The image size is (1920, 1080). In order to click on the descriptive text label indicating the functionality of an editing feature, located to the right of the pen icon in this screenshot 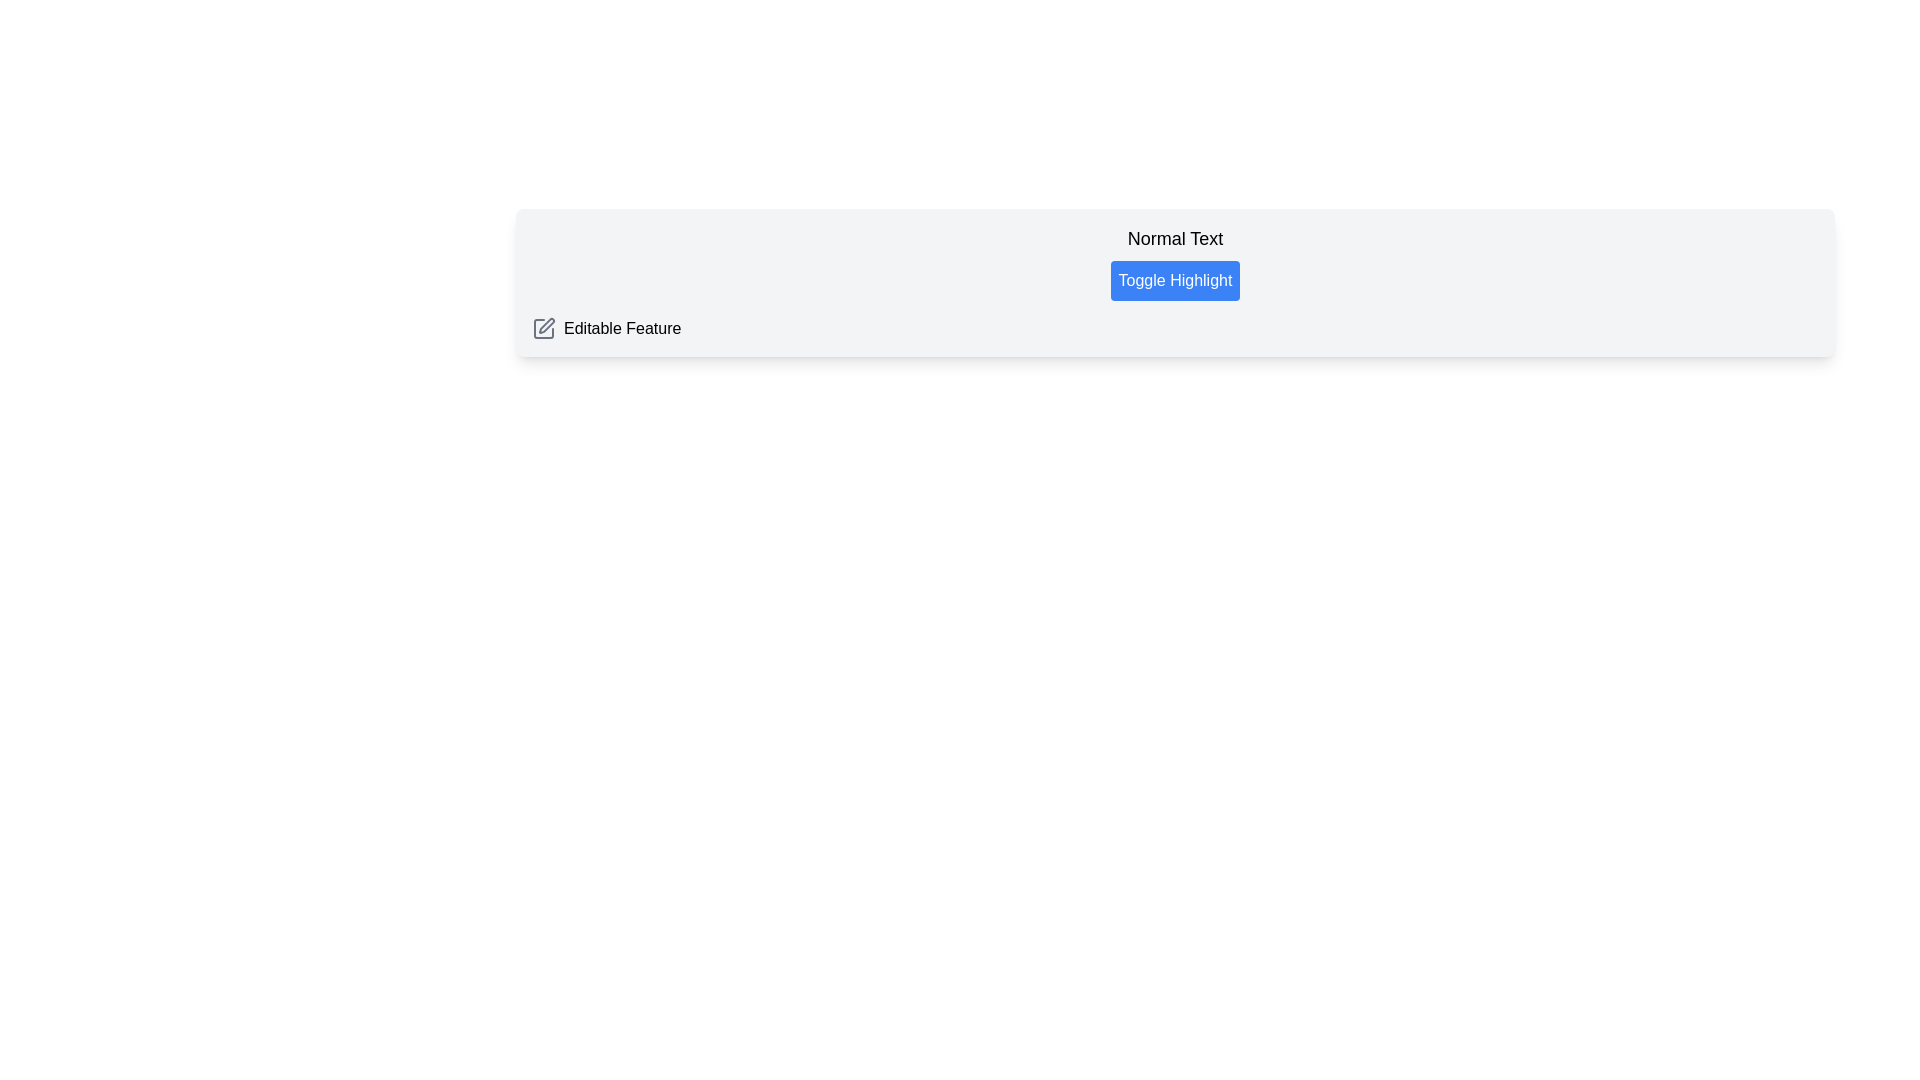, I will do `click(621, 327)`.